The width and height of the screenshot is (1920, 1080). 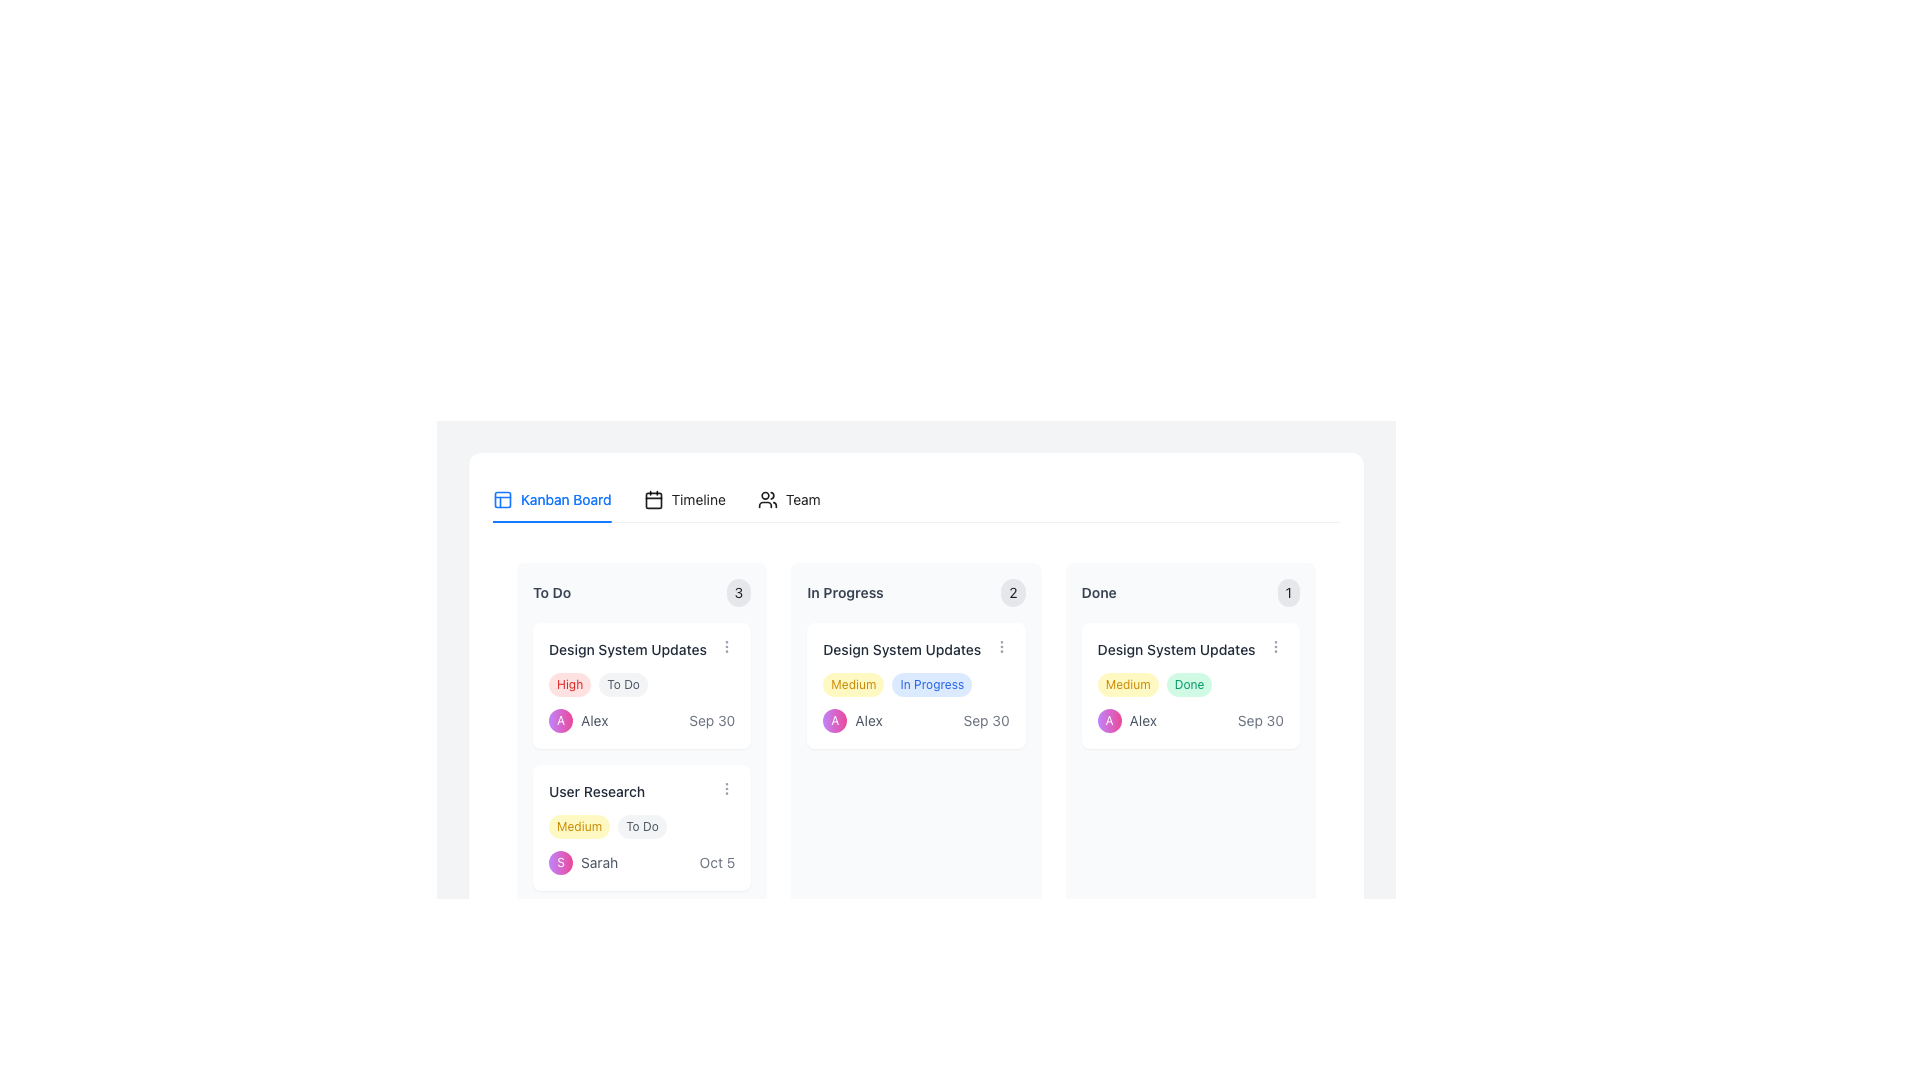 What do you see at coordinates (853, 721) in the screenshot?
I see `the user identity indicator for 'Alex' in the 'In Progress' section of the Kanban board that indicates the task 'Design System Updates.'` at bounding box center [853, 721].